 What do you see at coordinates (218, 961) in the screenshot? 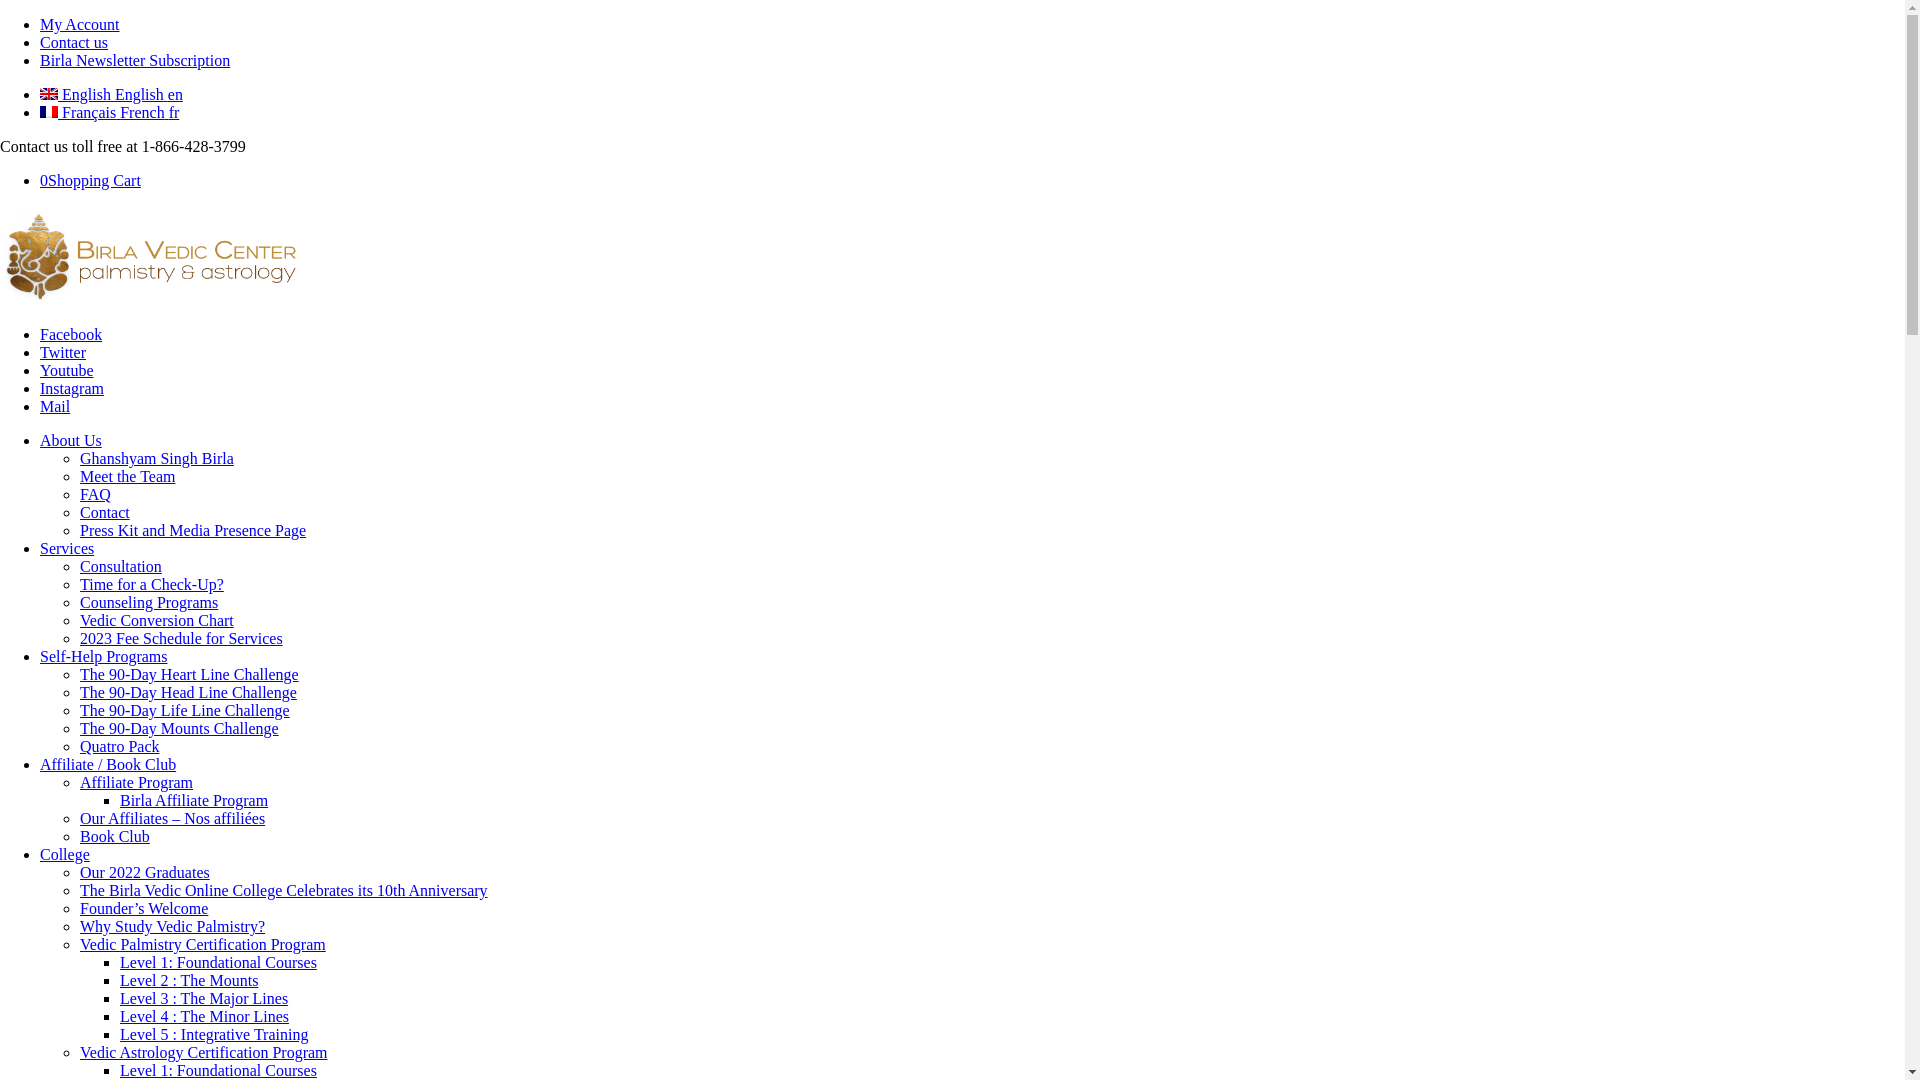
I see `'Level 1: Foundational Courses'` at bounding box center [218, 961].